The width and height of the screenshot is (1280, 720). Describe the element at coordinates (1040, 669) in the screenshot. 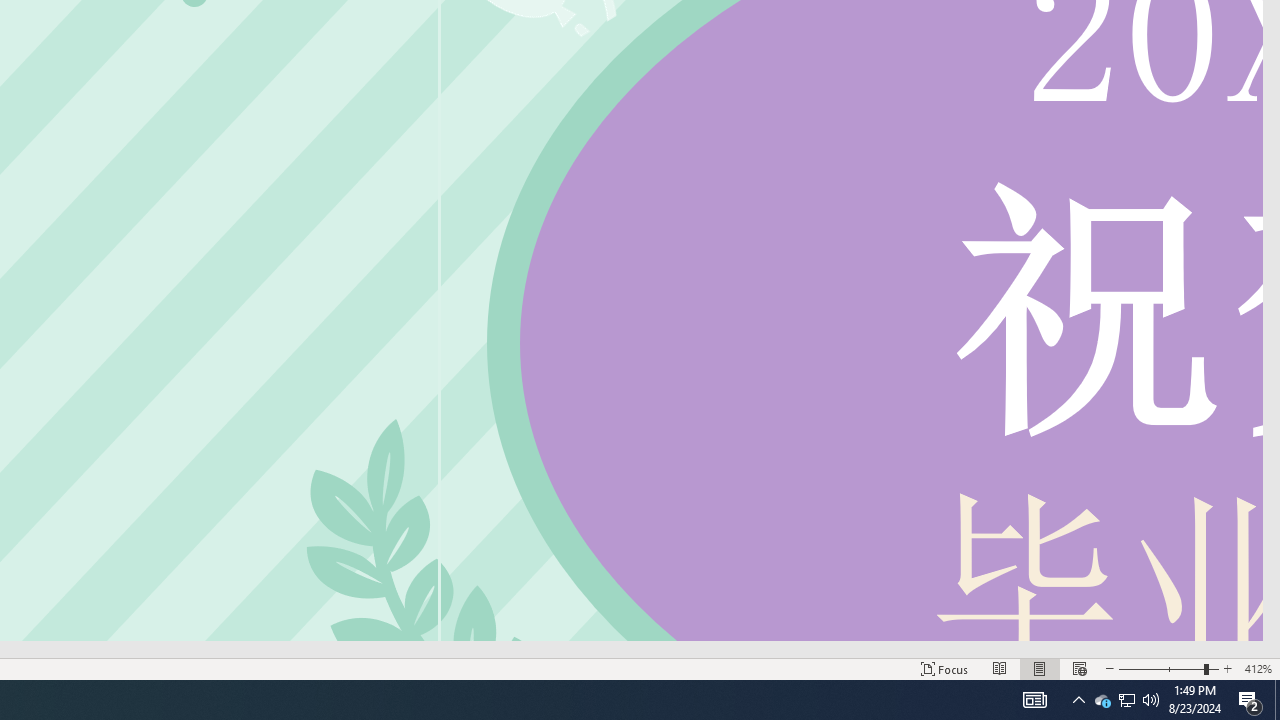

I see `'Print Layout'` at that location.